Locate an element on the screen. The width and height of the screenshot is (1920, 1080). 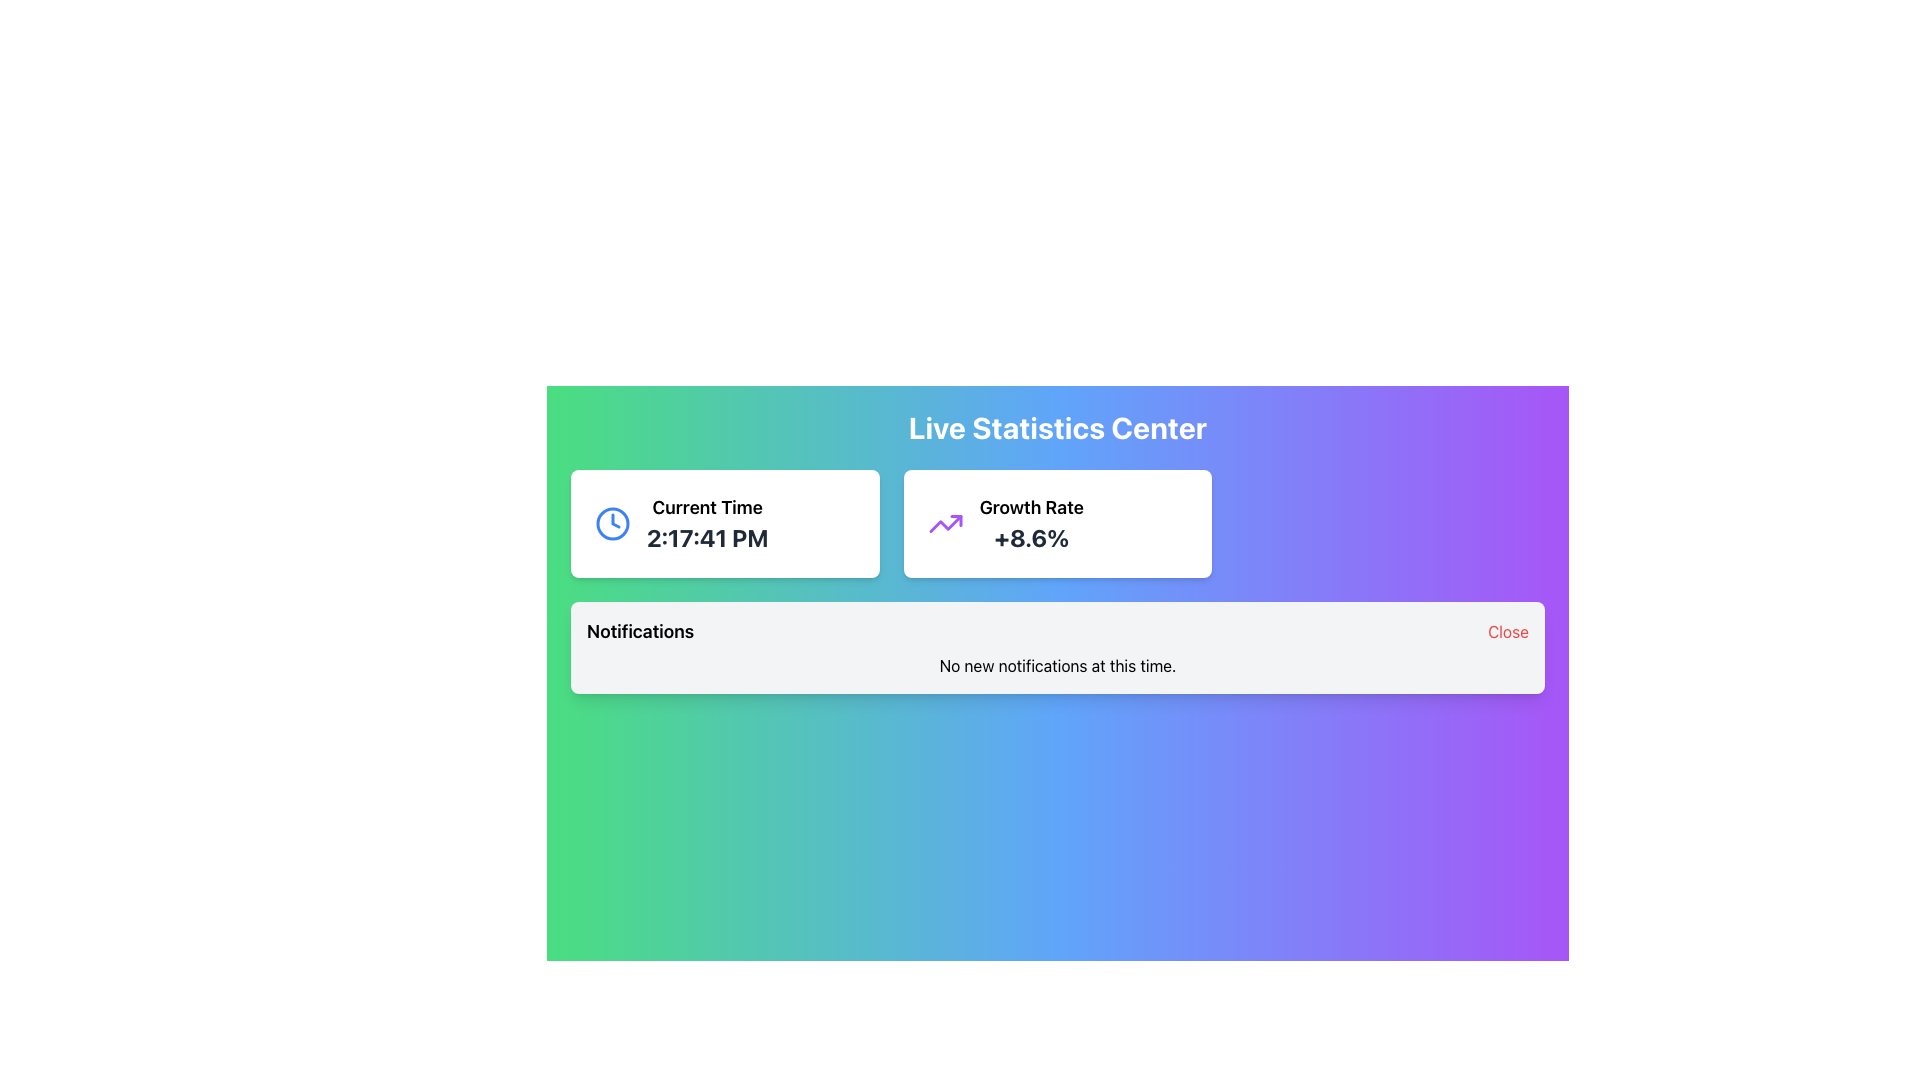
the purple upward trending arrow icon located in the 'Growth Rate' information card, which is positioned to the left of the text '+8.6%' is located at coordinates (944, 523).